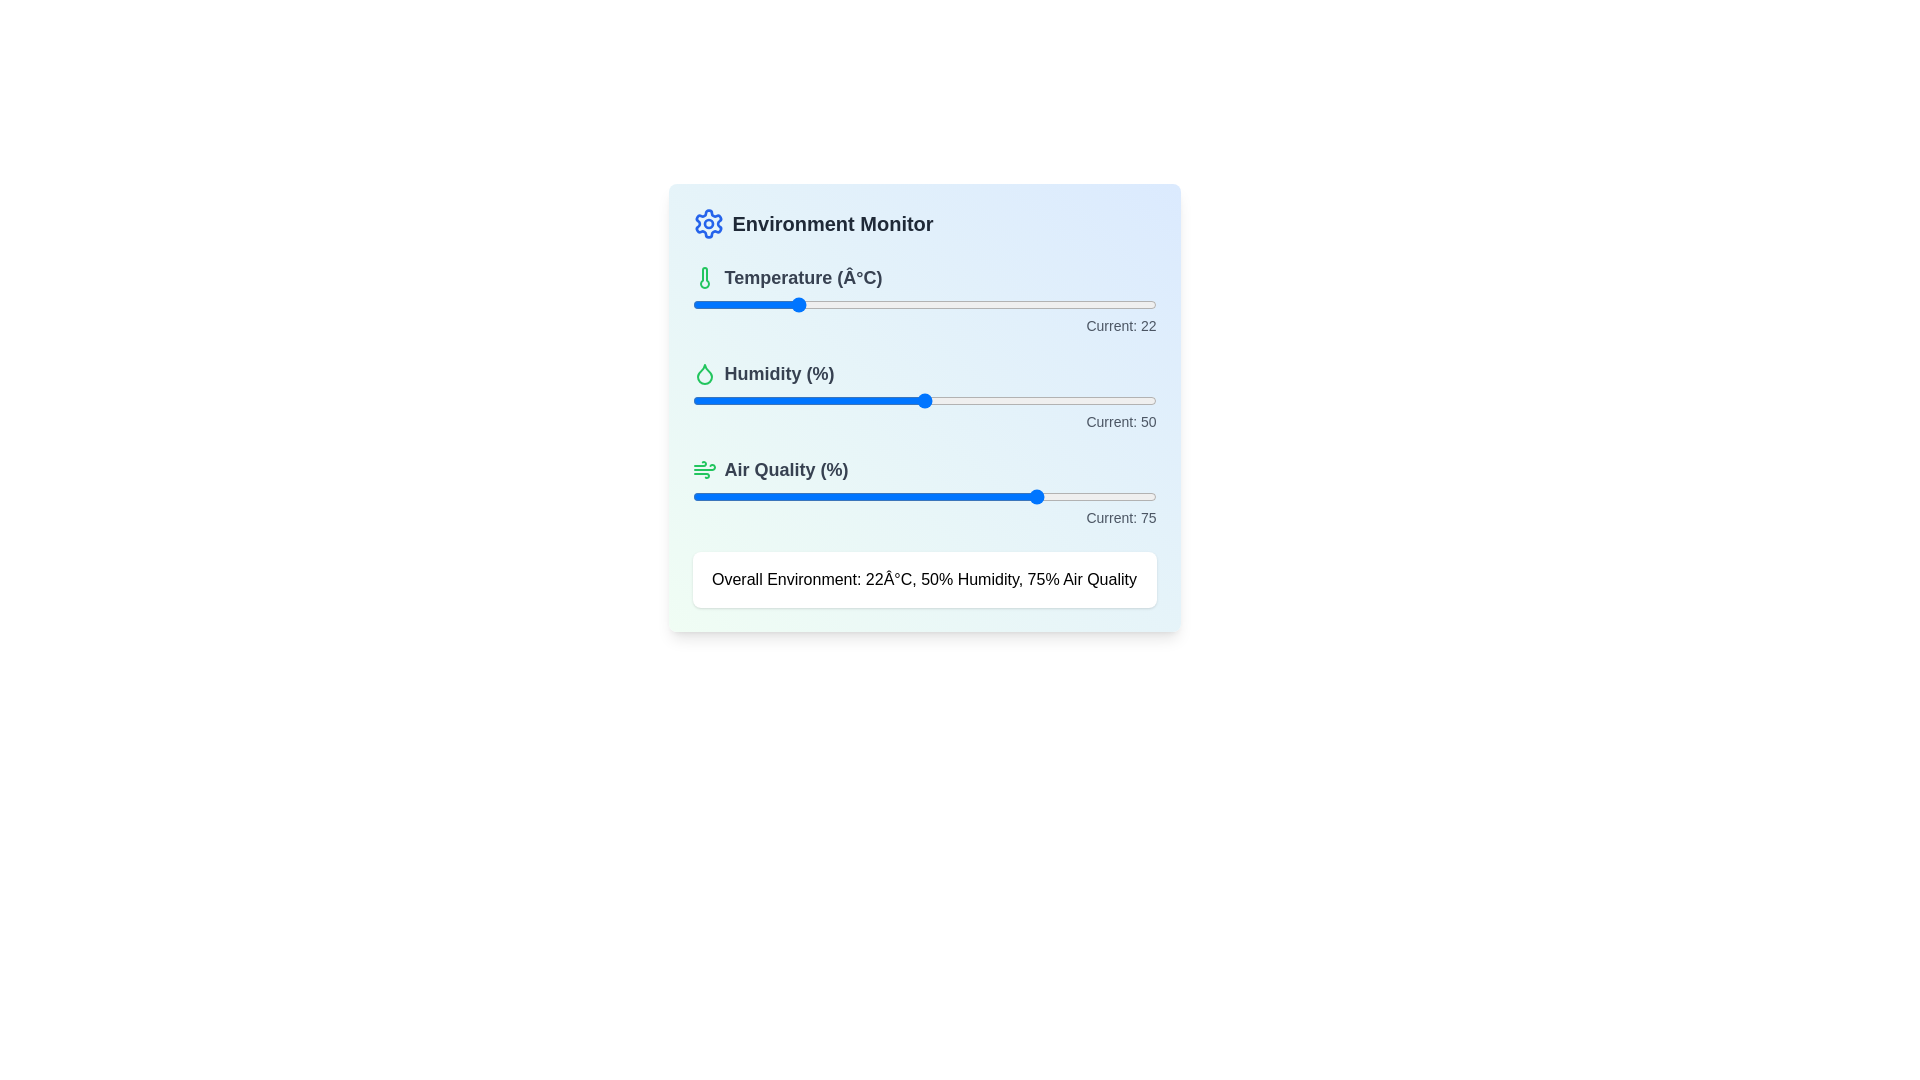 The width and height of the screenshot is (1920, 1080). I want to click on the humidity slider to 56%, so click(951, 401).